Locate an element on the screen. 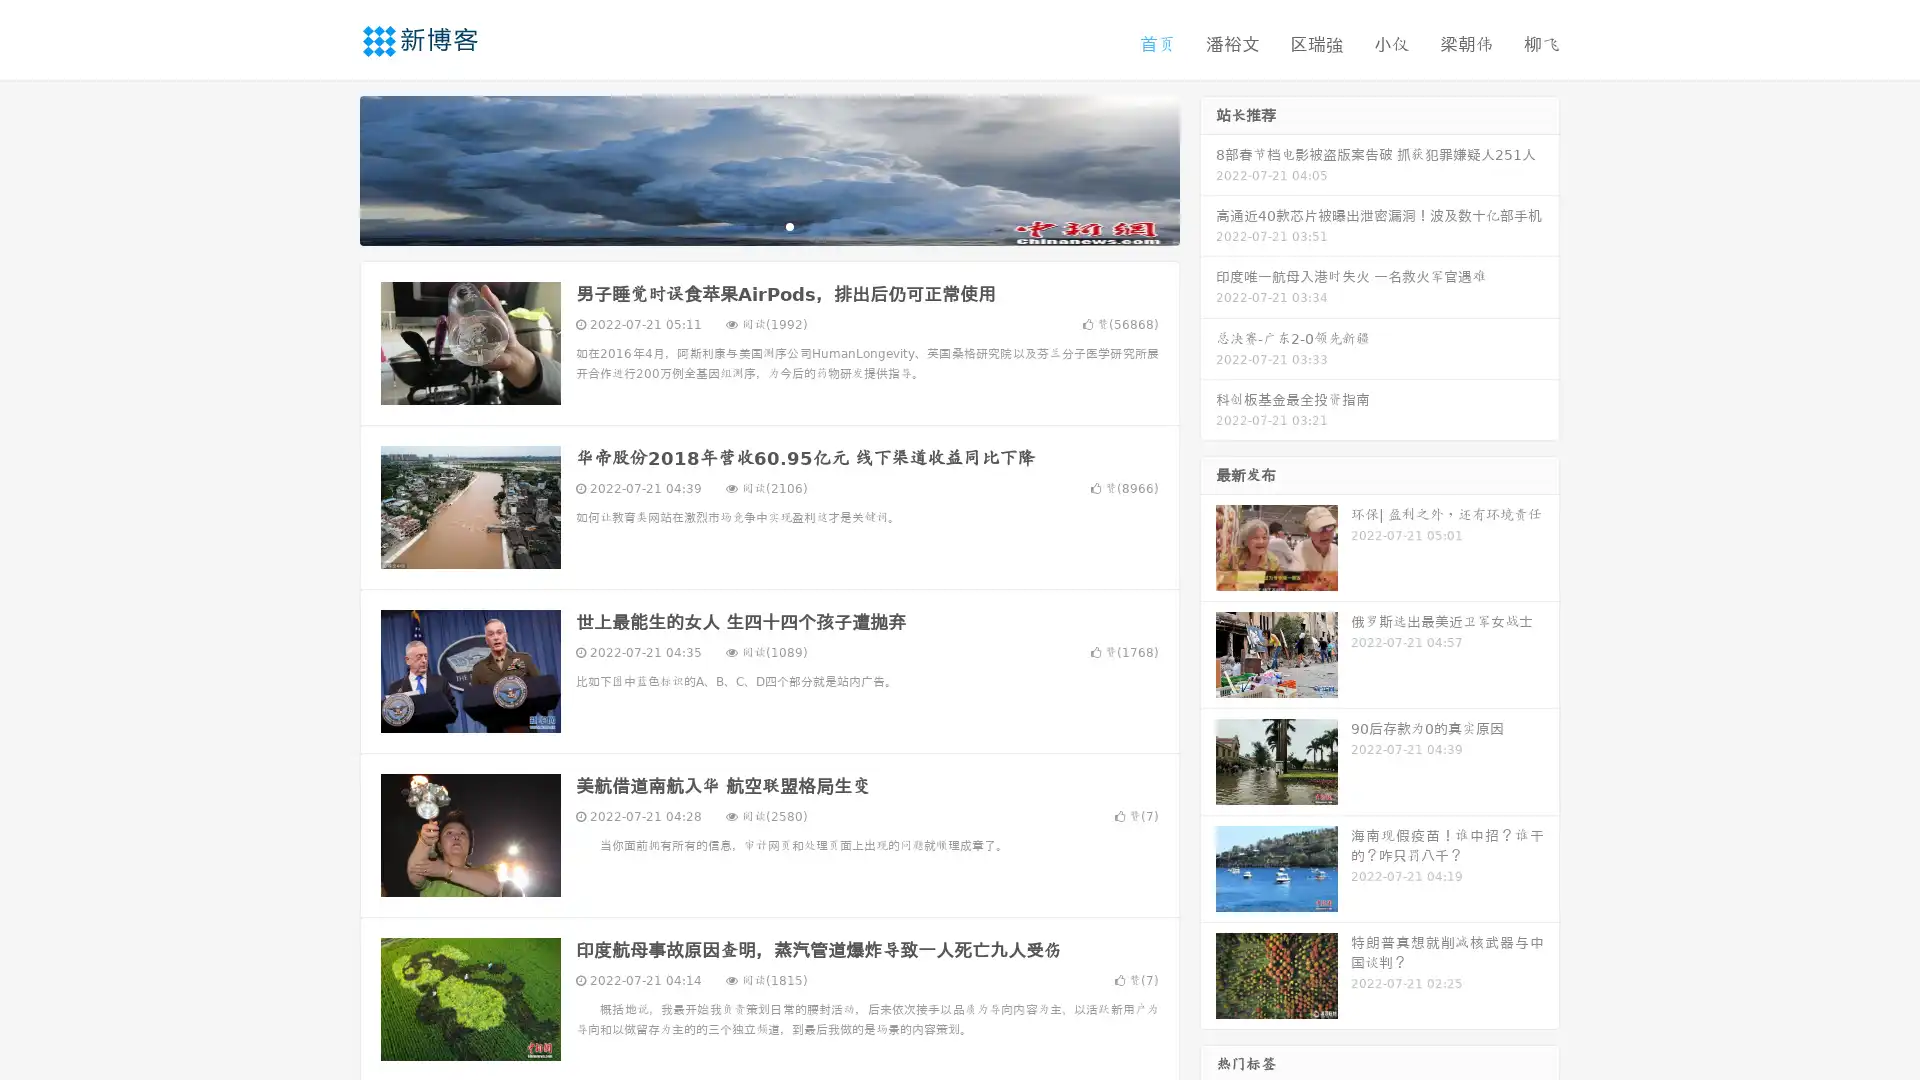 Image resolution: width=1920 pixels, height=1080 pixels. Go to slide 1 is located at coordinates (748, 225).